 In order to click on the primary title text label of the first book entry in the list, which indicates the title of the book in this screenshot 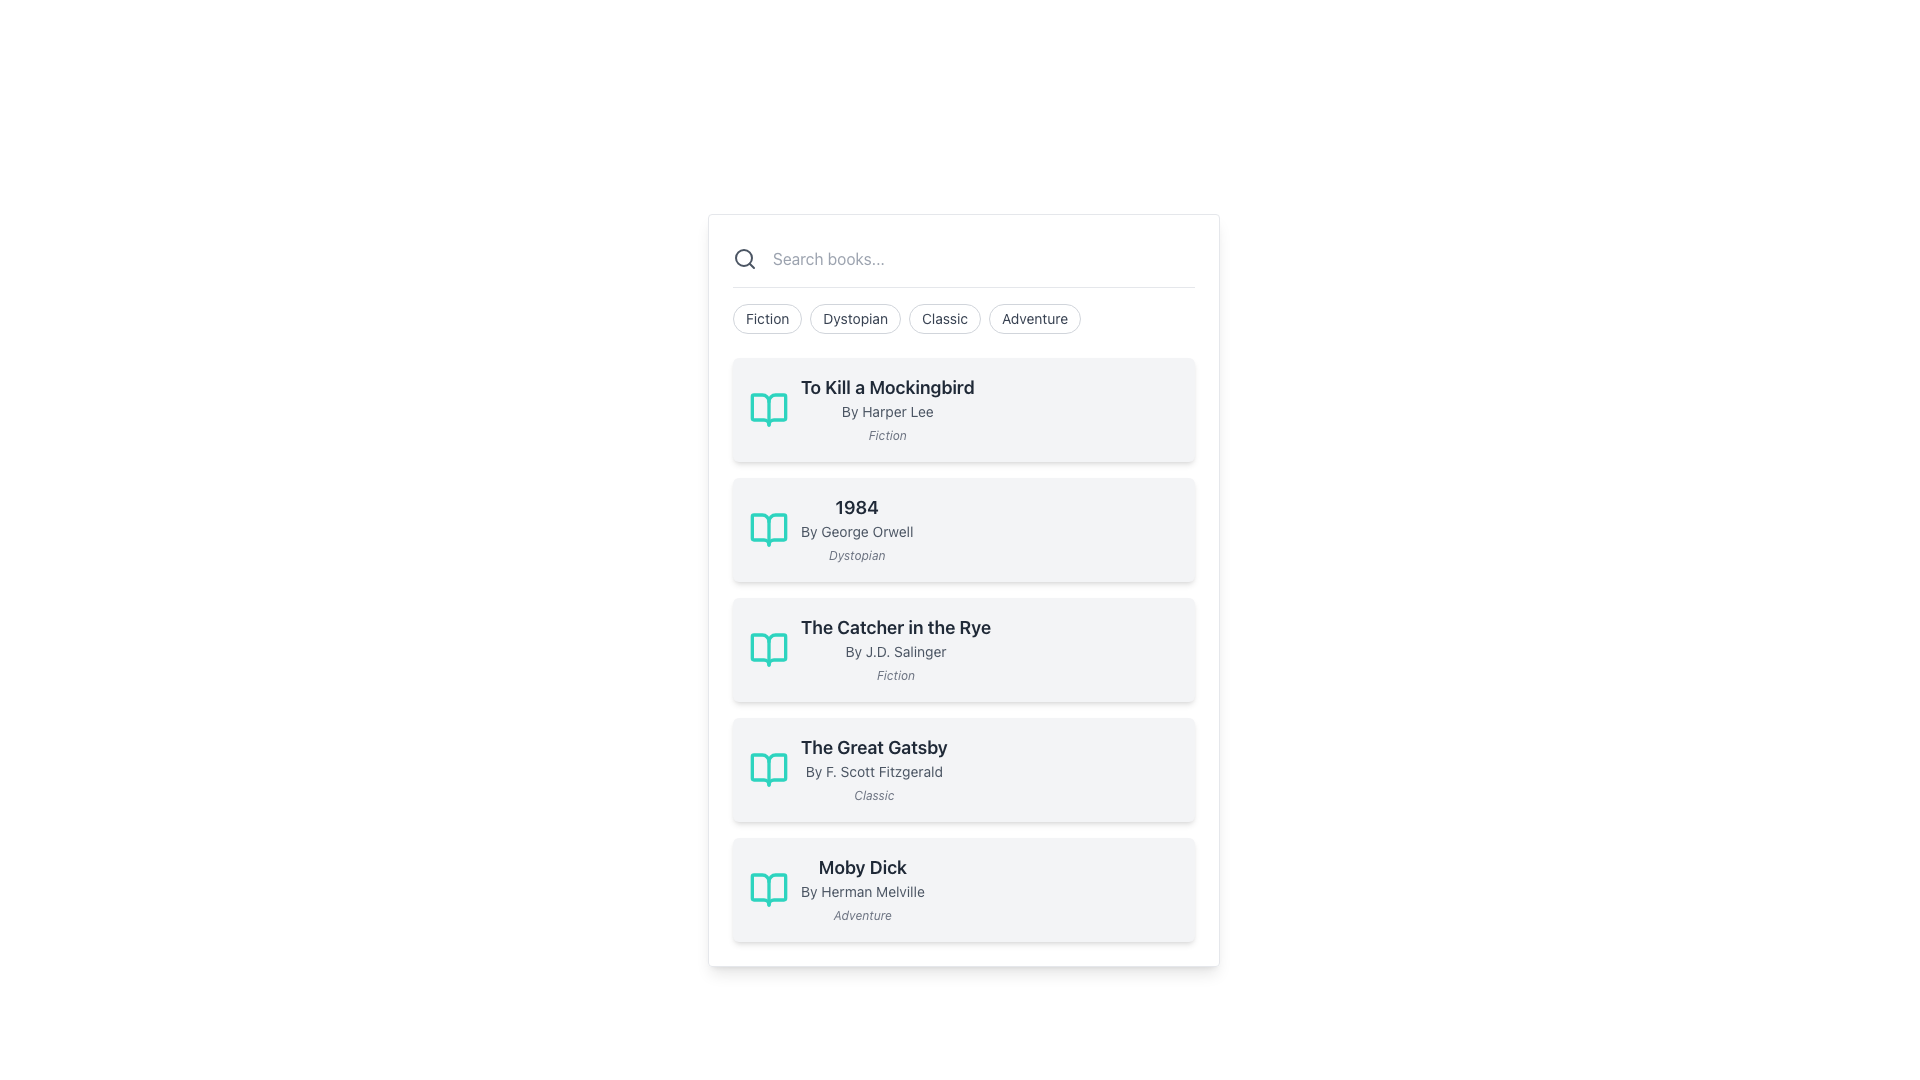, I will do `click(886, 388)`.